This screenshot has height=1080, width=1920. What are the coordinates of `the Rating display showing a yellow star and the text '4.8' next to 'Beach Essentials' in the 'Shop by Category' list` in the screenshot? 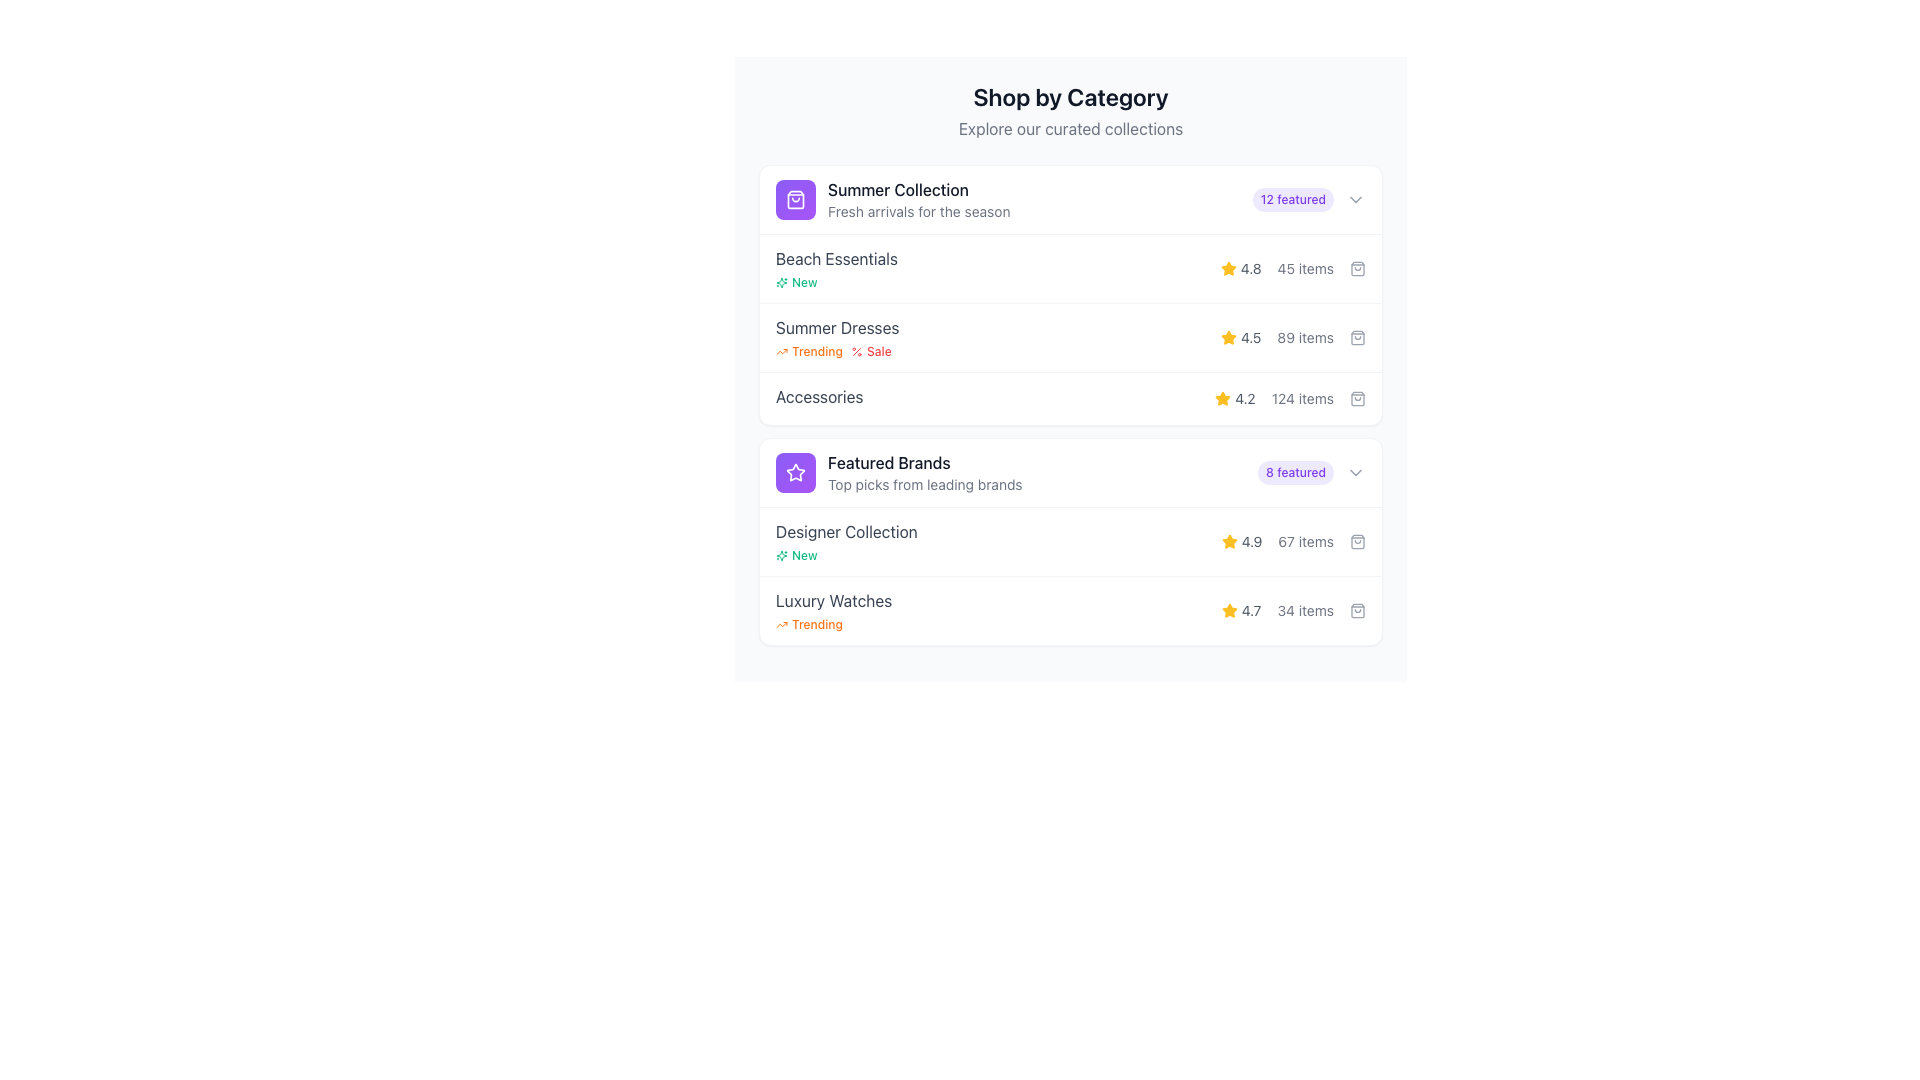 It's located at (1240, 268).